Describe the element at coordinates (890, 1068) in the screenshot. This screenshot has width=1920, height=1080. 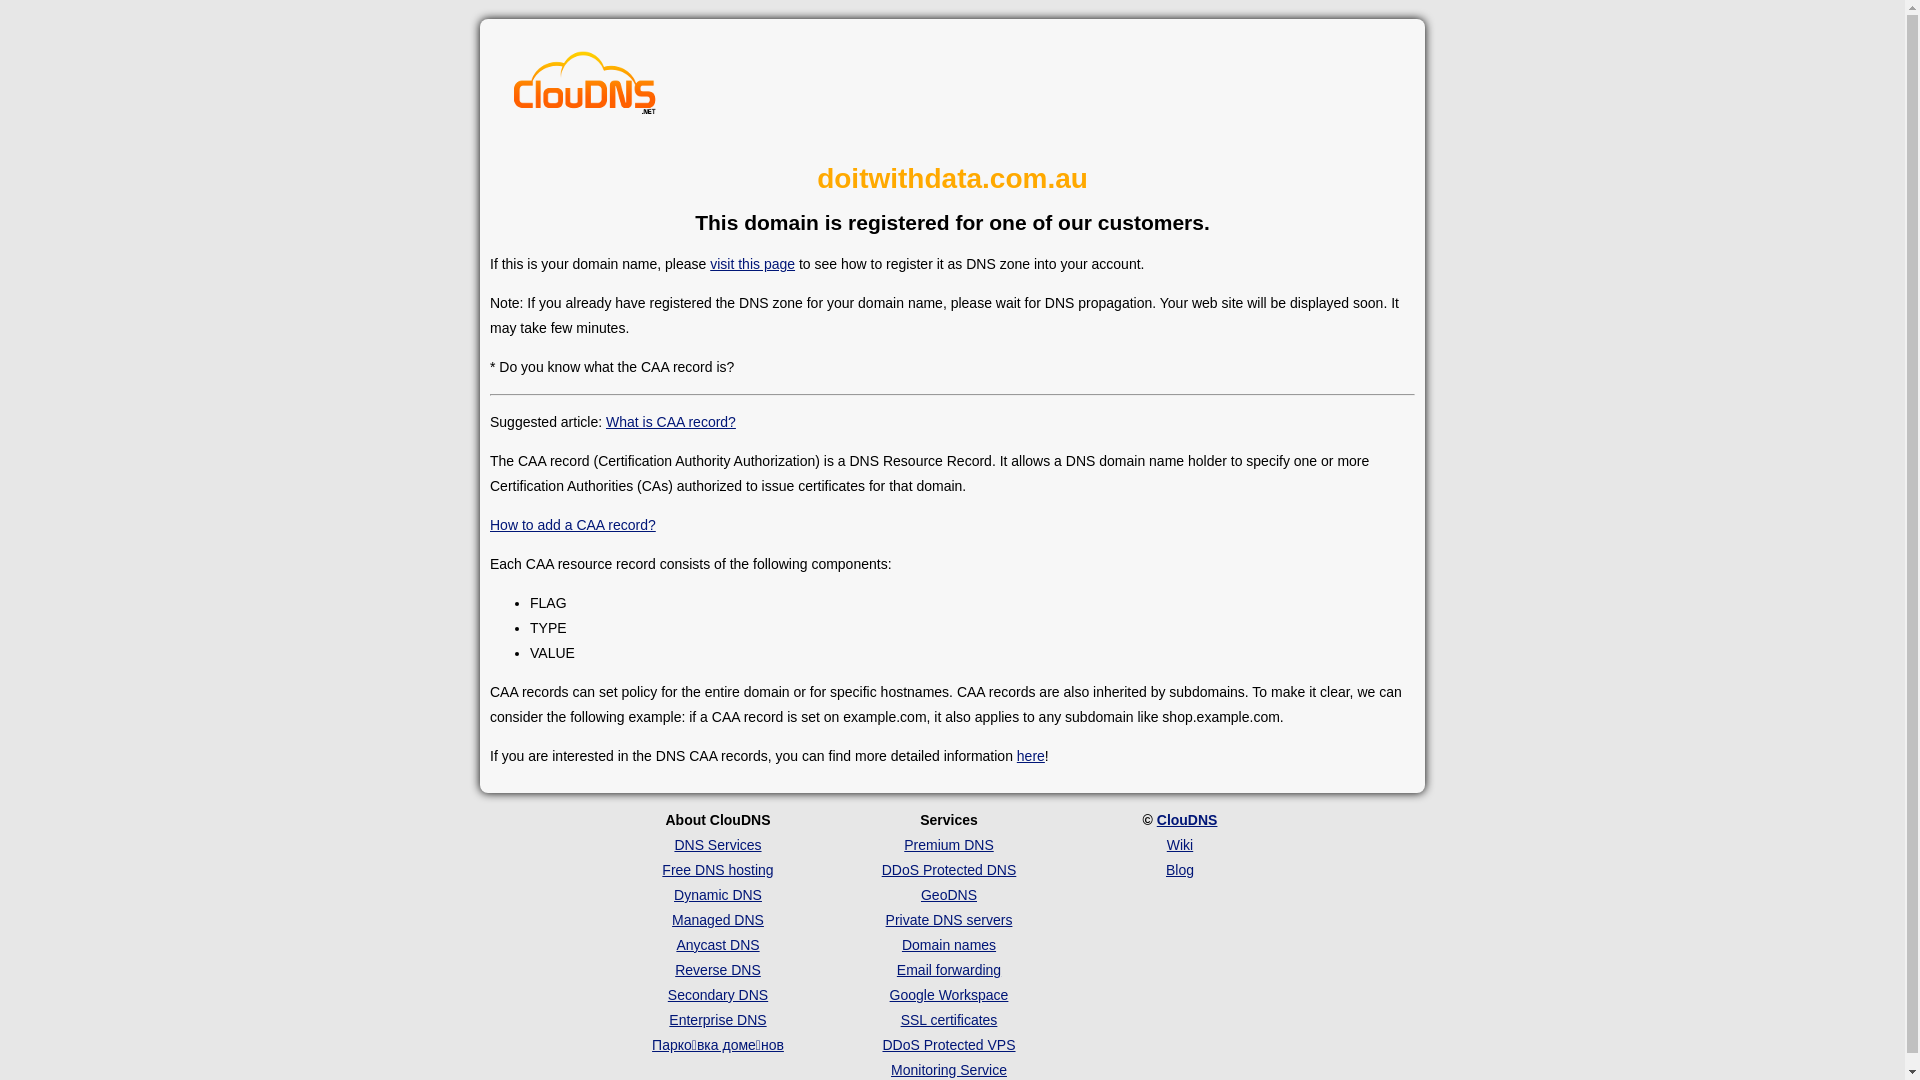
I see `'Monitoring Service'` at that location.